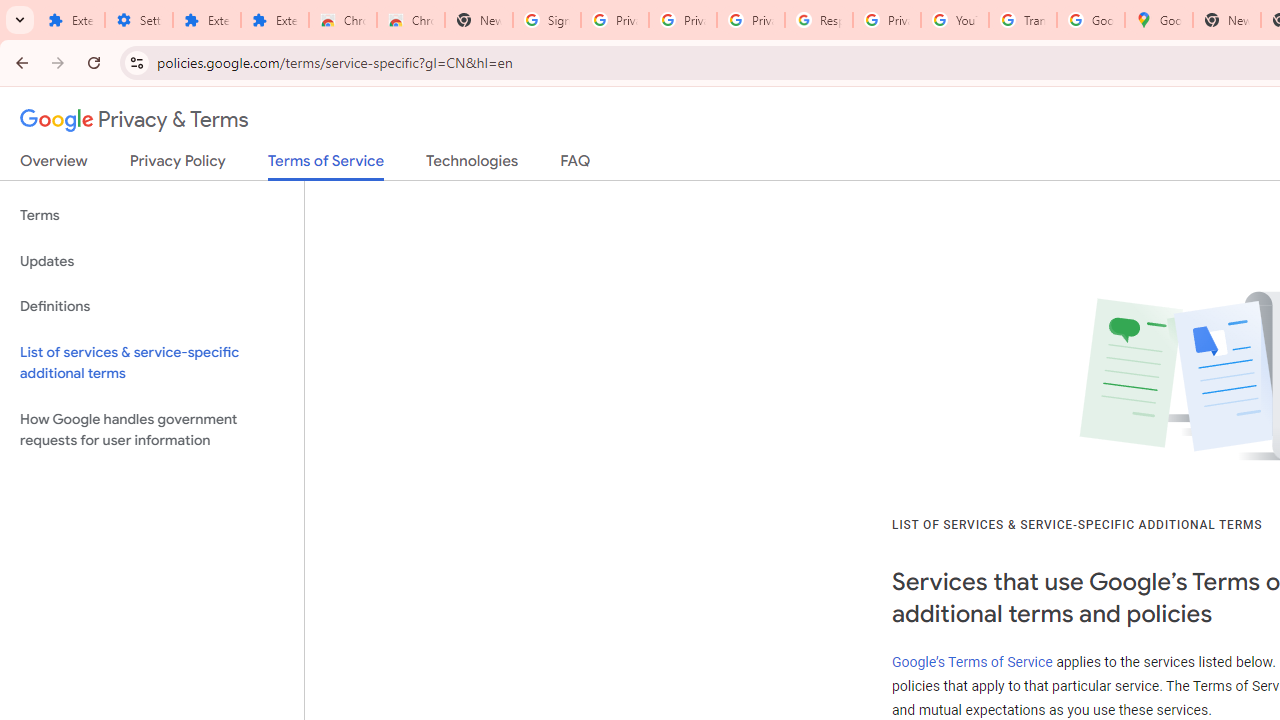  Describe the element at coordinates (953, 20) in the screenshot. I see `'YouTube'` at that location.